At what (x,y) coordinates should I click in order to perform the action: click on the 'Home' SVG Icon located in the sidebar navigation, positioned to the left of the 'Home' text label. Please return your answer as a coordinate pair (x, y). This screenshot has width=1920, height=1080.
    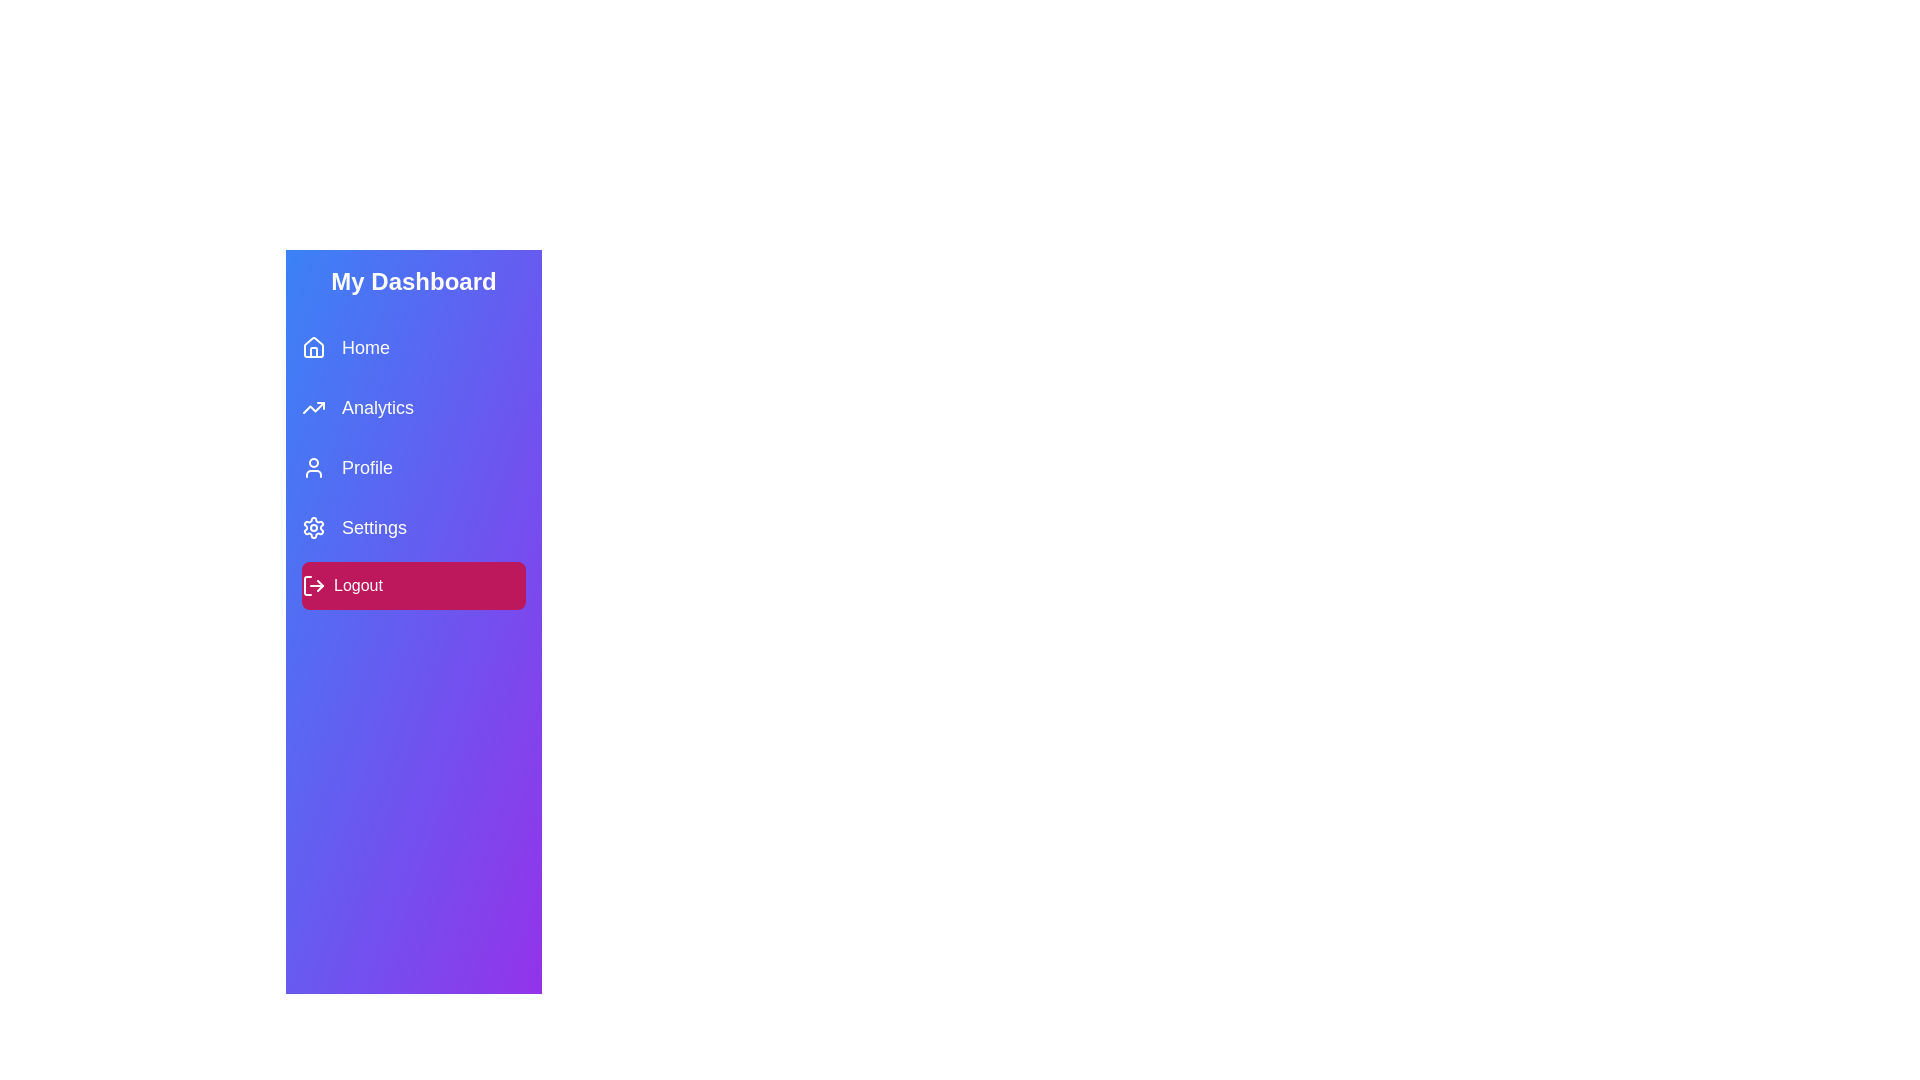
    Looking at the image, I should click on (312, 346).